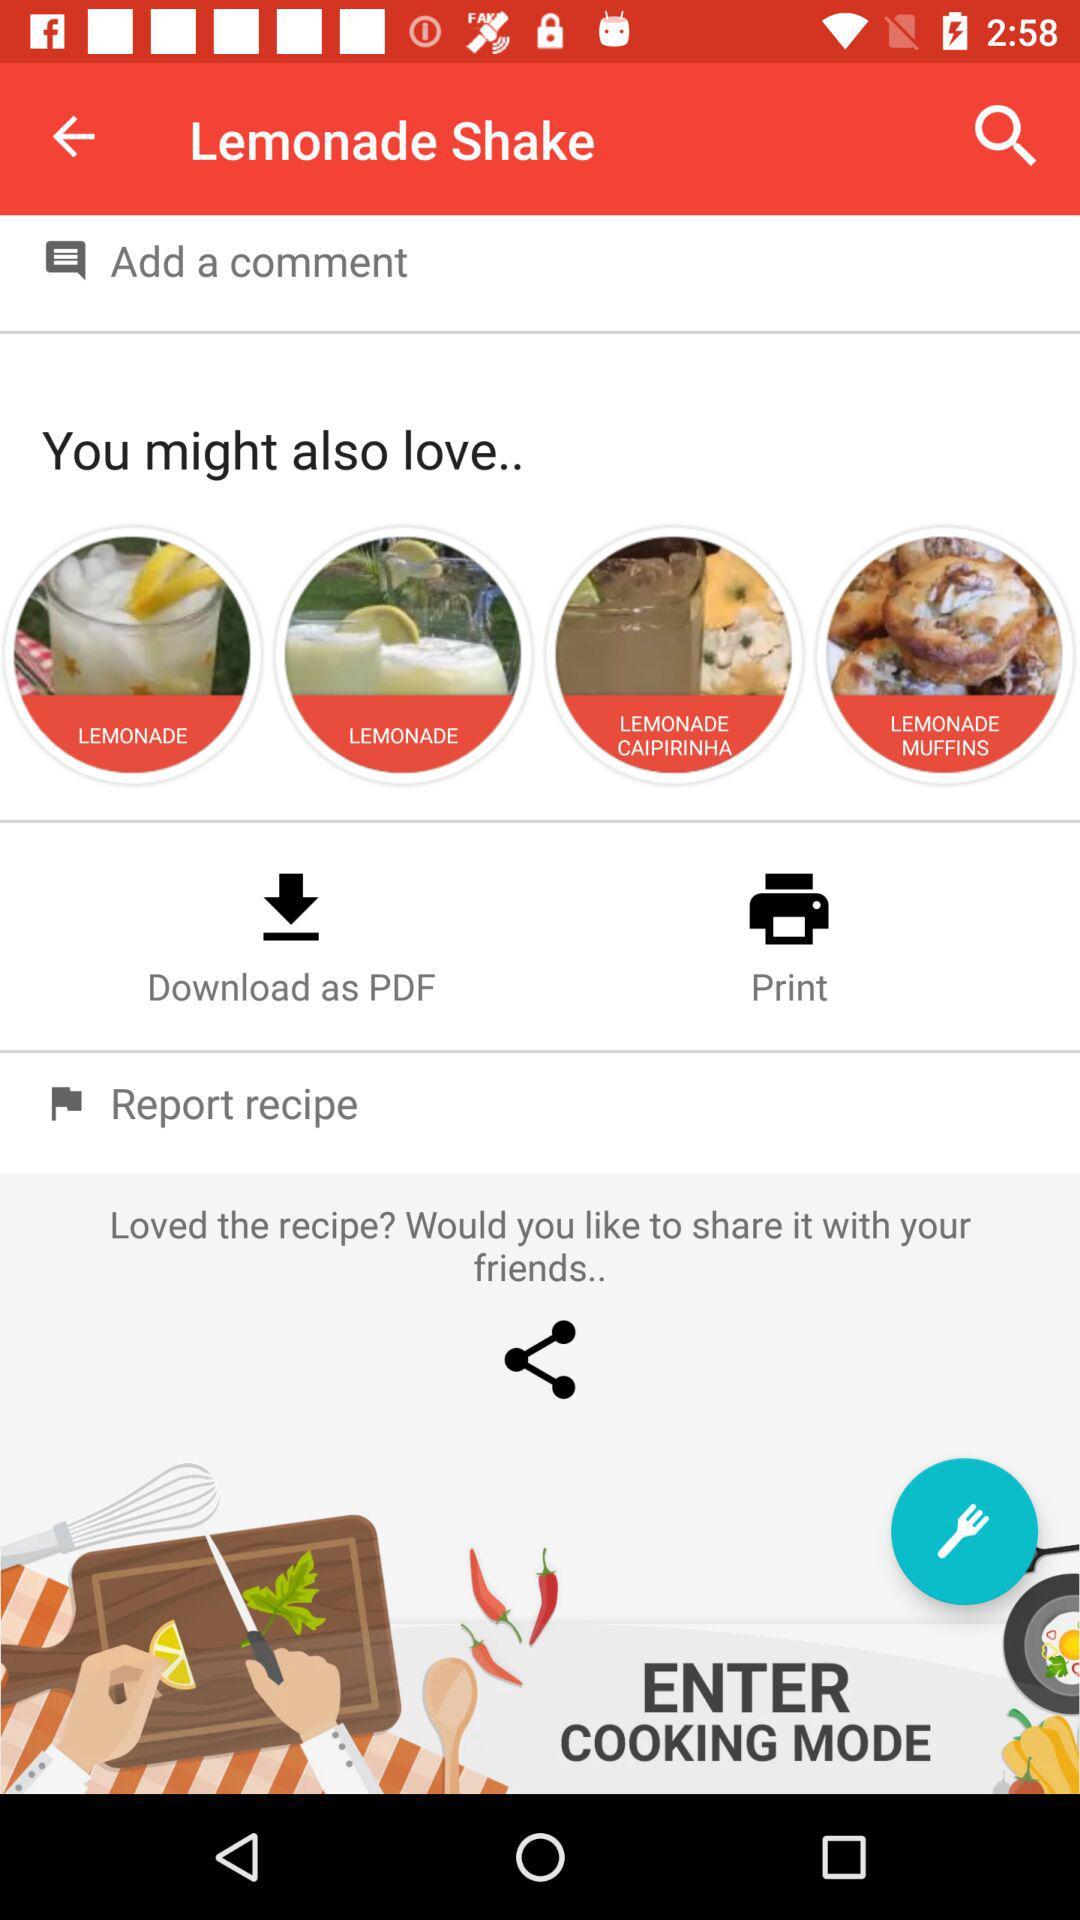 This screenshot has height=1920, width=1080. What do you see at coordinates (1006, 135) in the screenshot?
I see `the icon above the add a comment icon` at bounding box center [1006, 135].